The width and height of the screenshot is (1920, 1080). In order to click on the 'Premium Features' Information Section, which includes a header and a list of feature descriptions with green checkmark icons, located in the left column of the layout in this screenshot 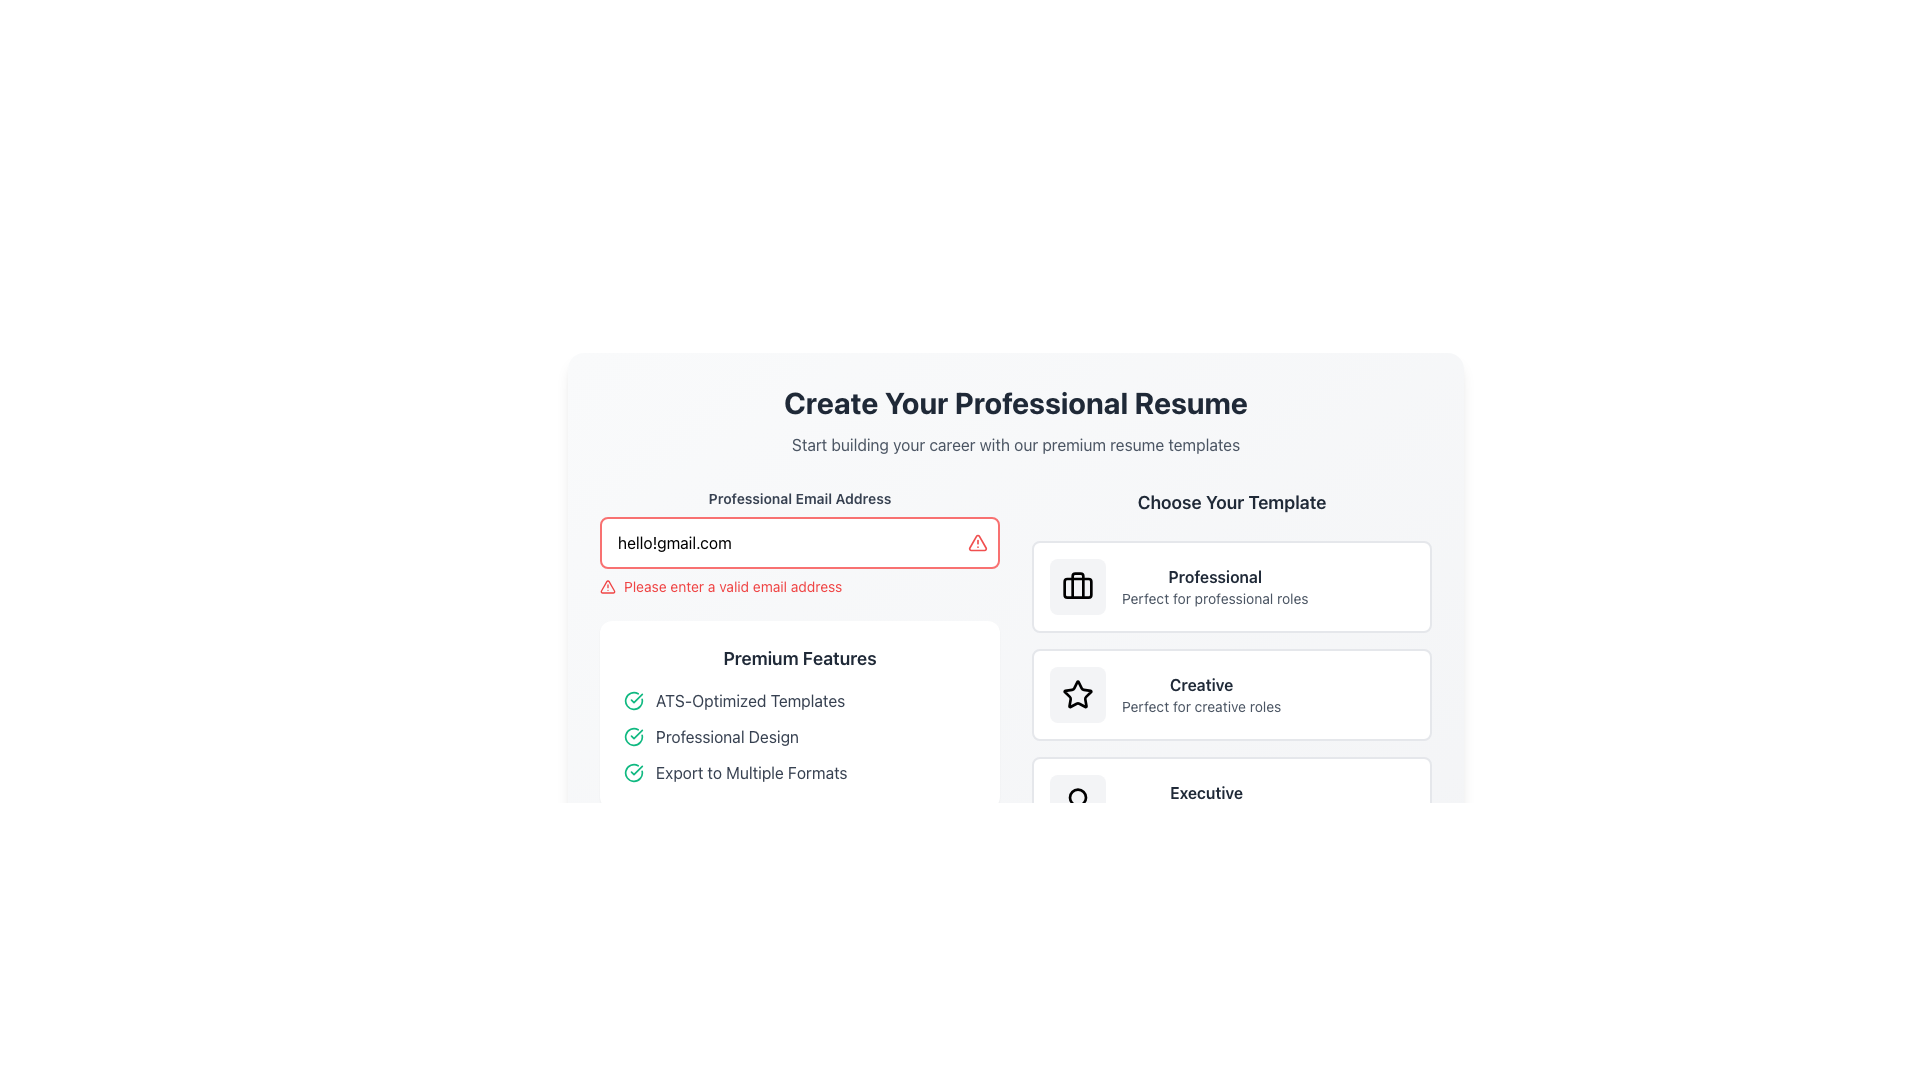, I will do `click(800, 668)`.